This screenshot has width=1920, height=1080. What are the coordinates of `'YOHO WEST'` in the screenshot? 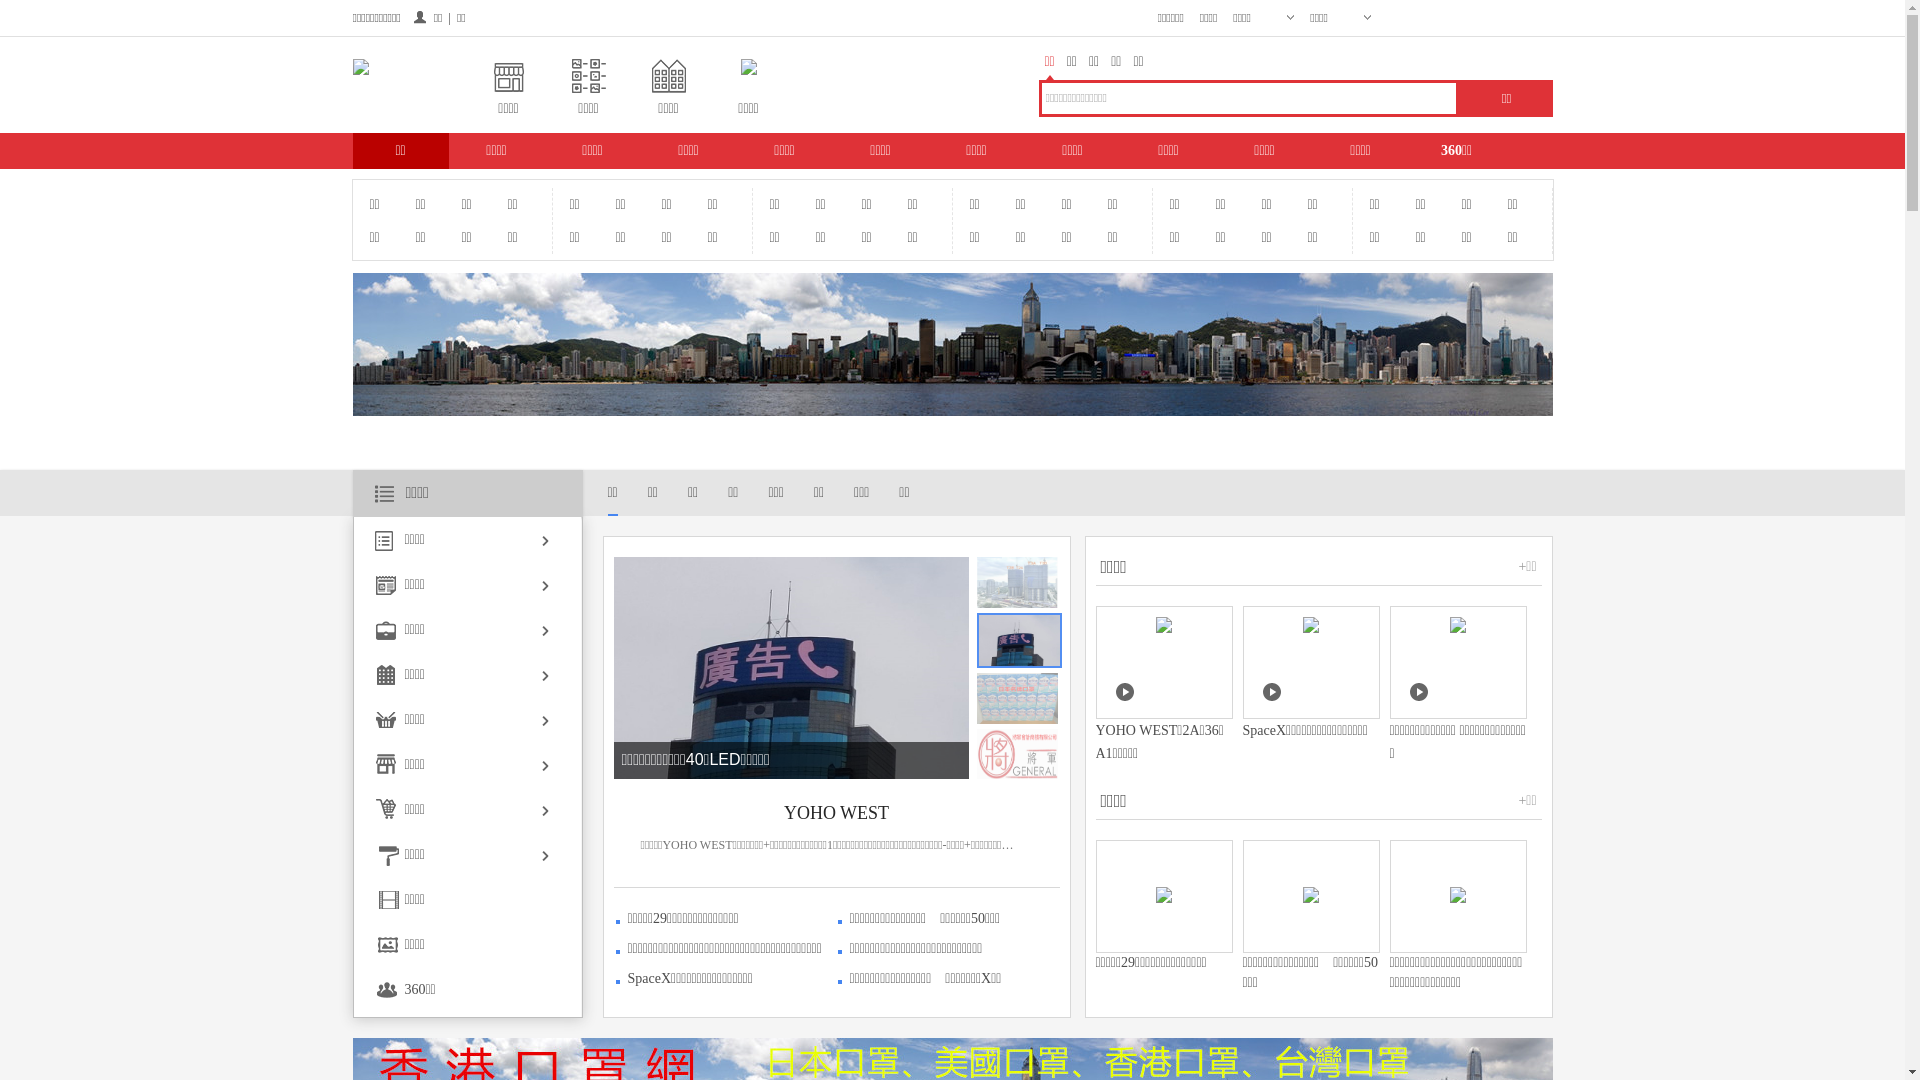 It's located at (442, 759).